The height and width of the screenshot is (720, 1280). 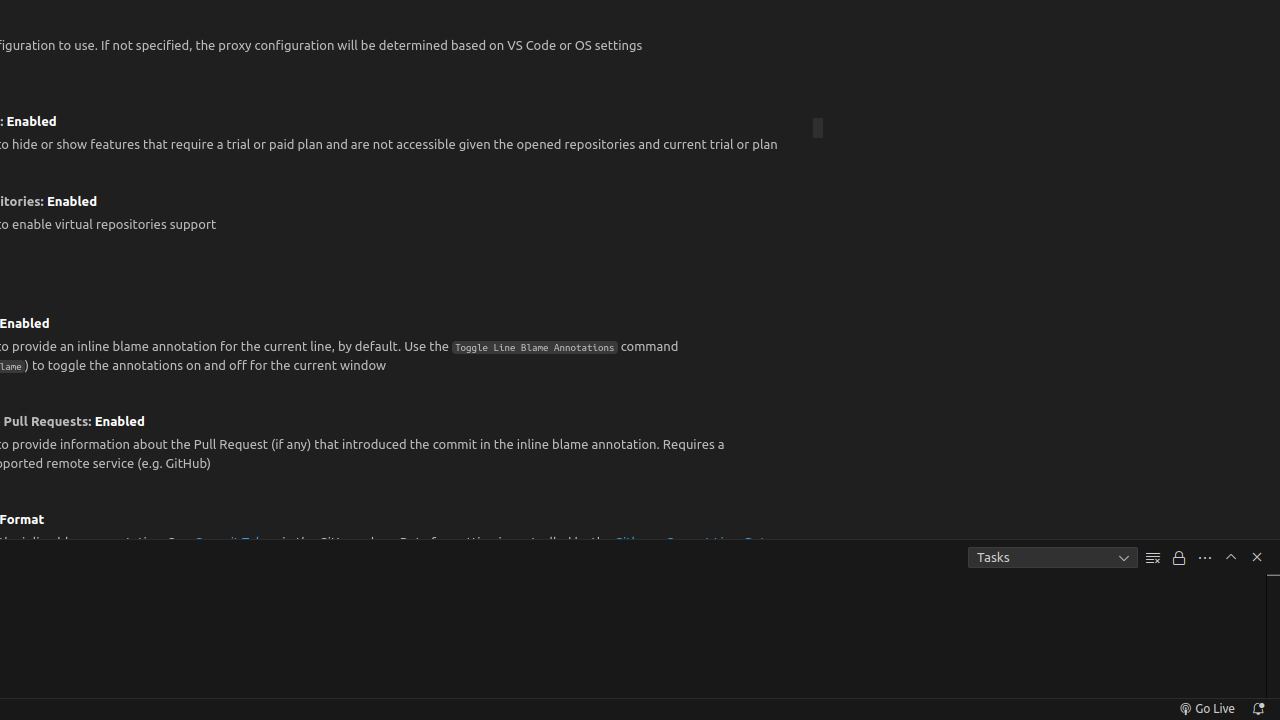 I want to click on 'Tasks', so click(x=1052, y=557).